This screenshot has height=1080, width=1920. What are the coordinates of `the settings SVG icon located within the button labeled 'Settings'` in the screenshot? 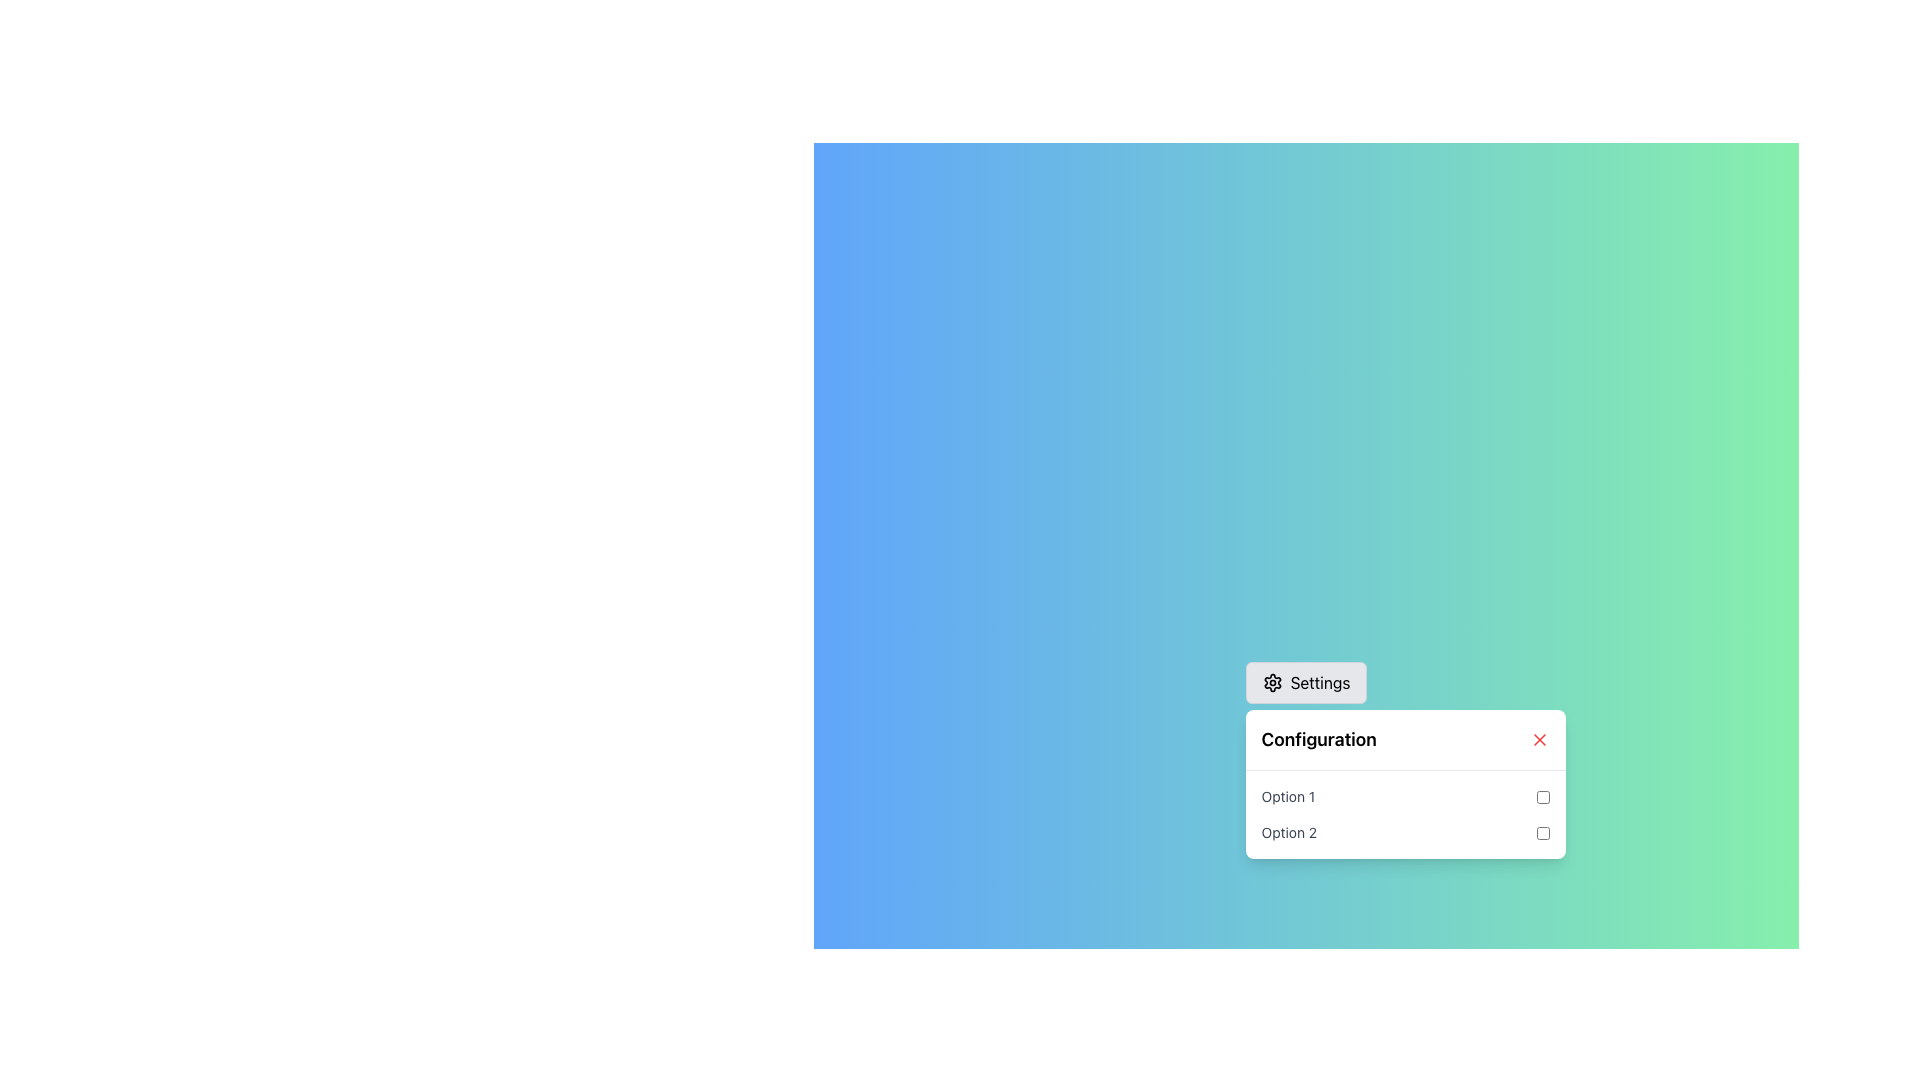 It's located at (1271, 681).